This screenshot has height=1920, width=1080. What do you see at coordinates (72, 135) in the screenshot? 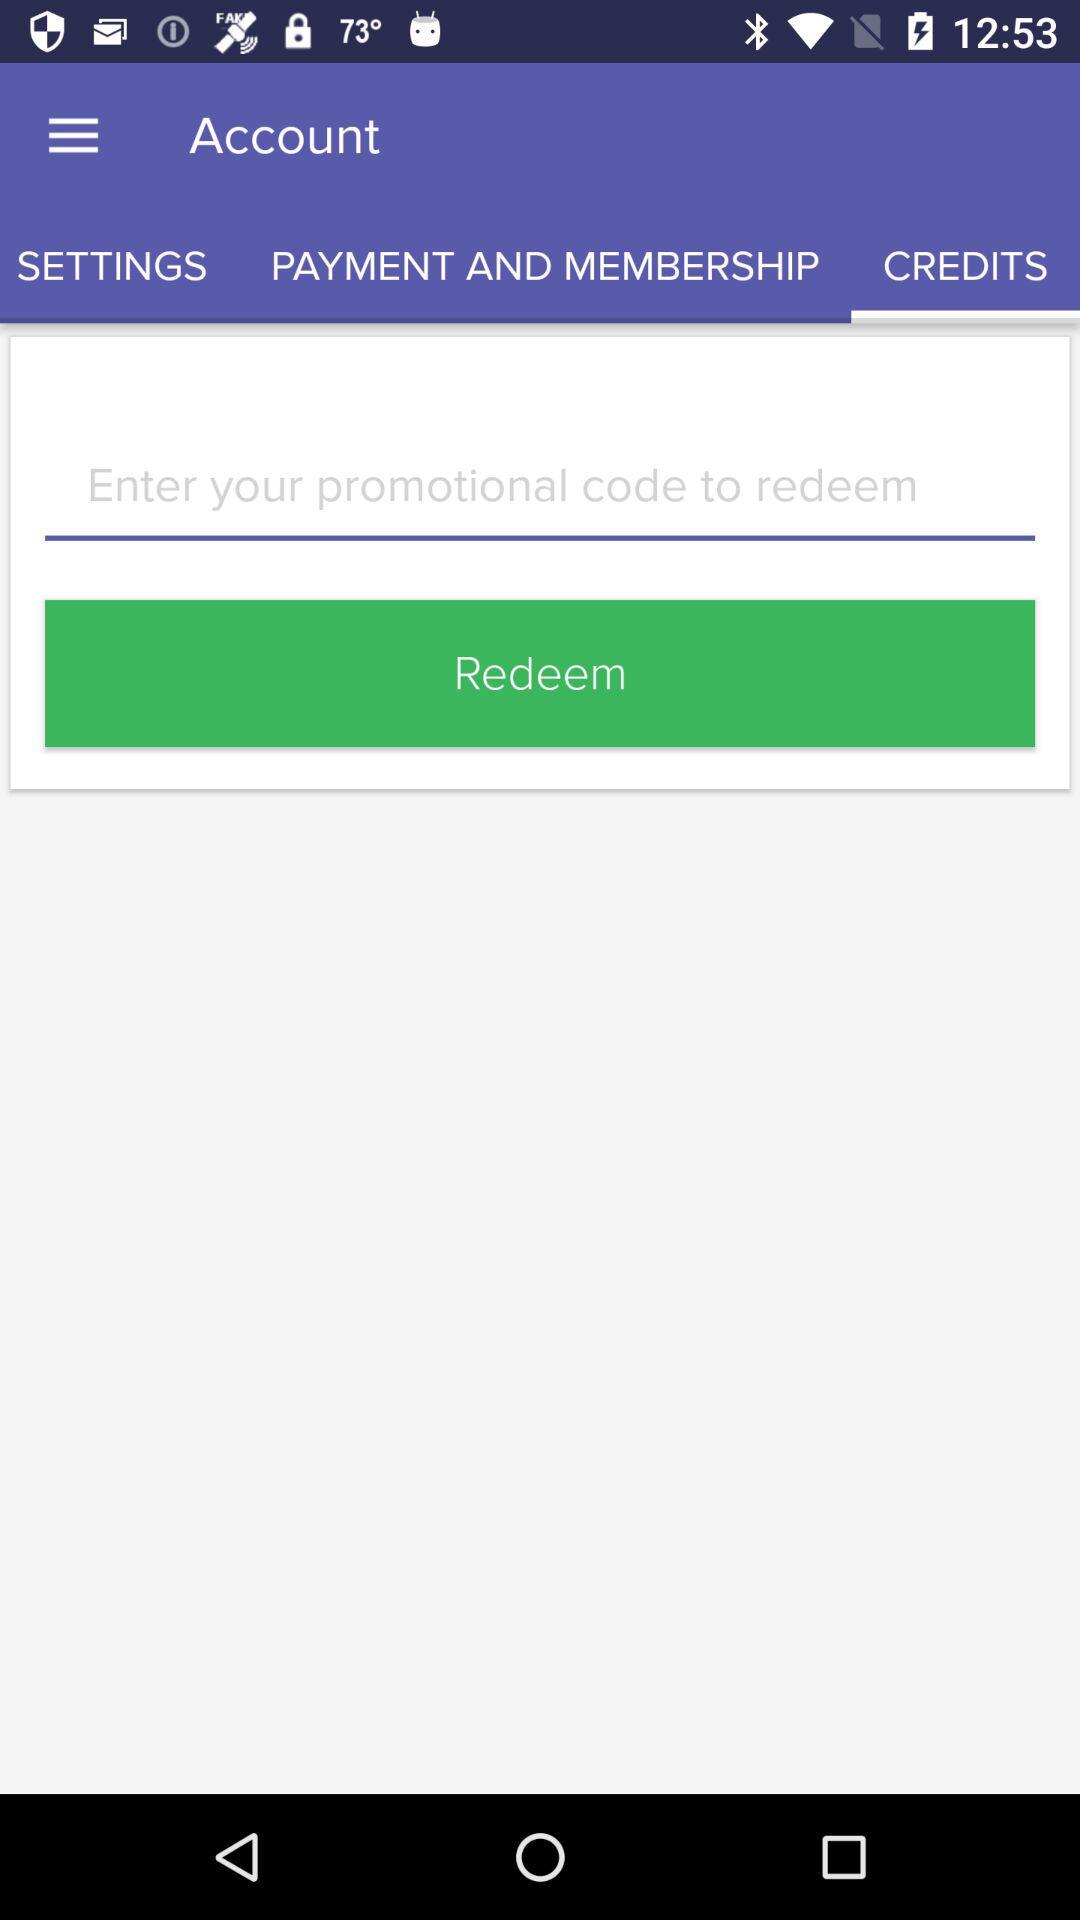
I see `the icon next to the account` at bounding box center [72, 135].